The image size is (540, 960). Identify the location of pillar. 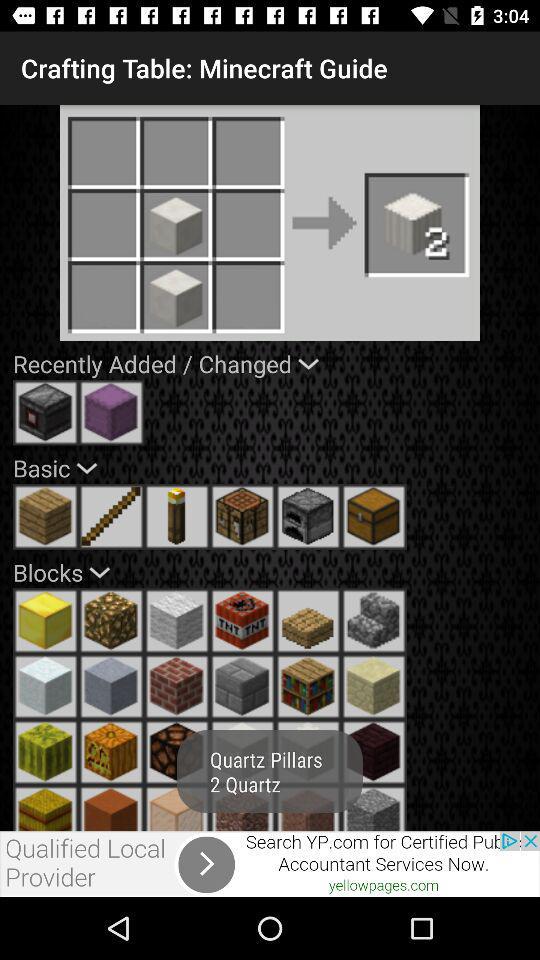
(308, 808).